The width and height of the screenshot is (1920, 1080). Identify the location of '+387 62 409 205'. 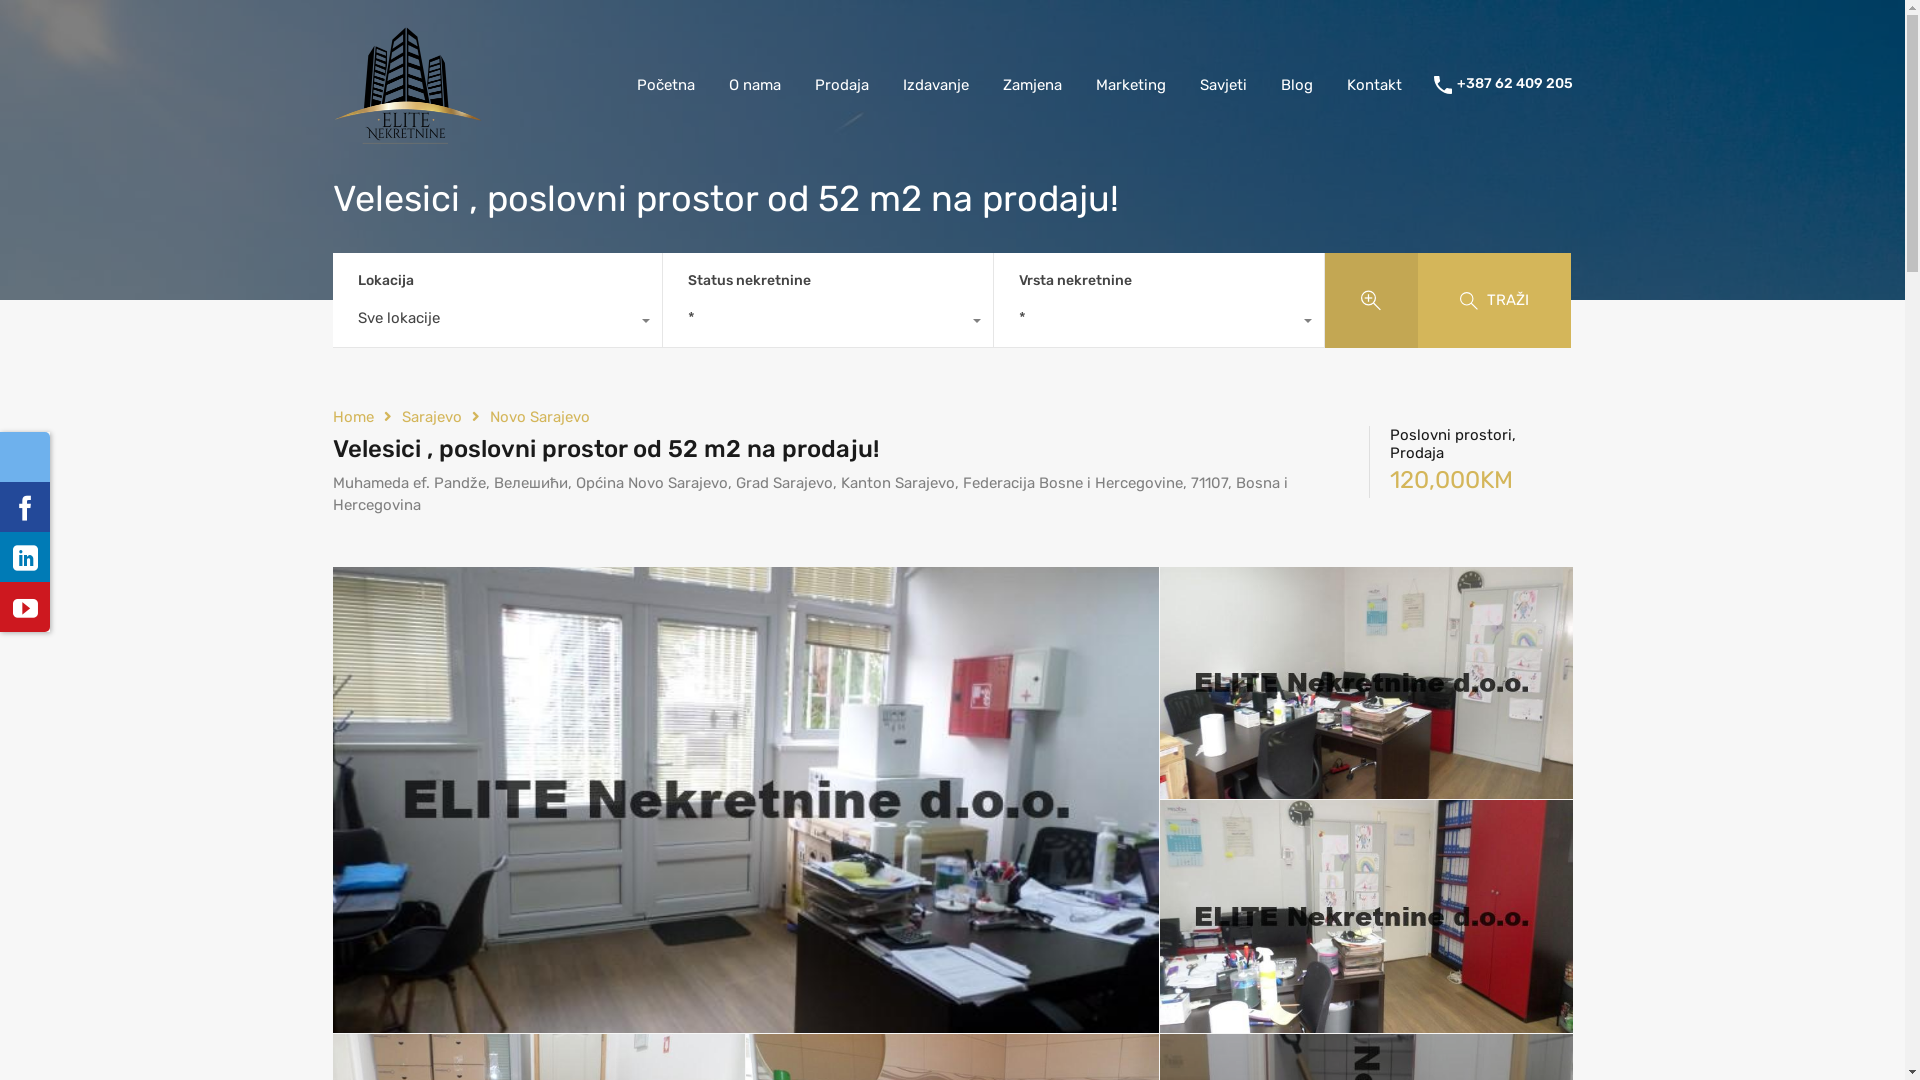
(1513, 83).